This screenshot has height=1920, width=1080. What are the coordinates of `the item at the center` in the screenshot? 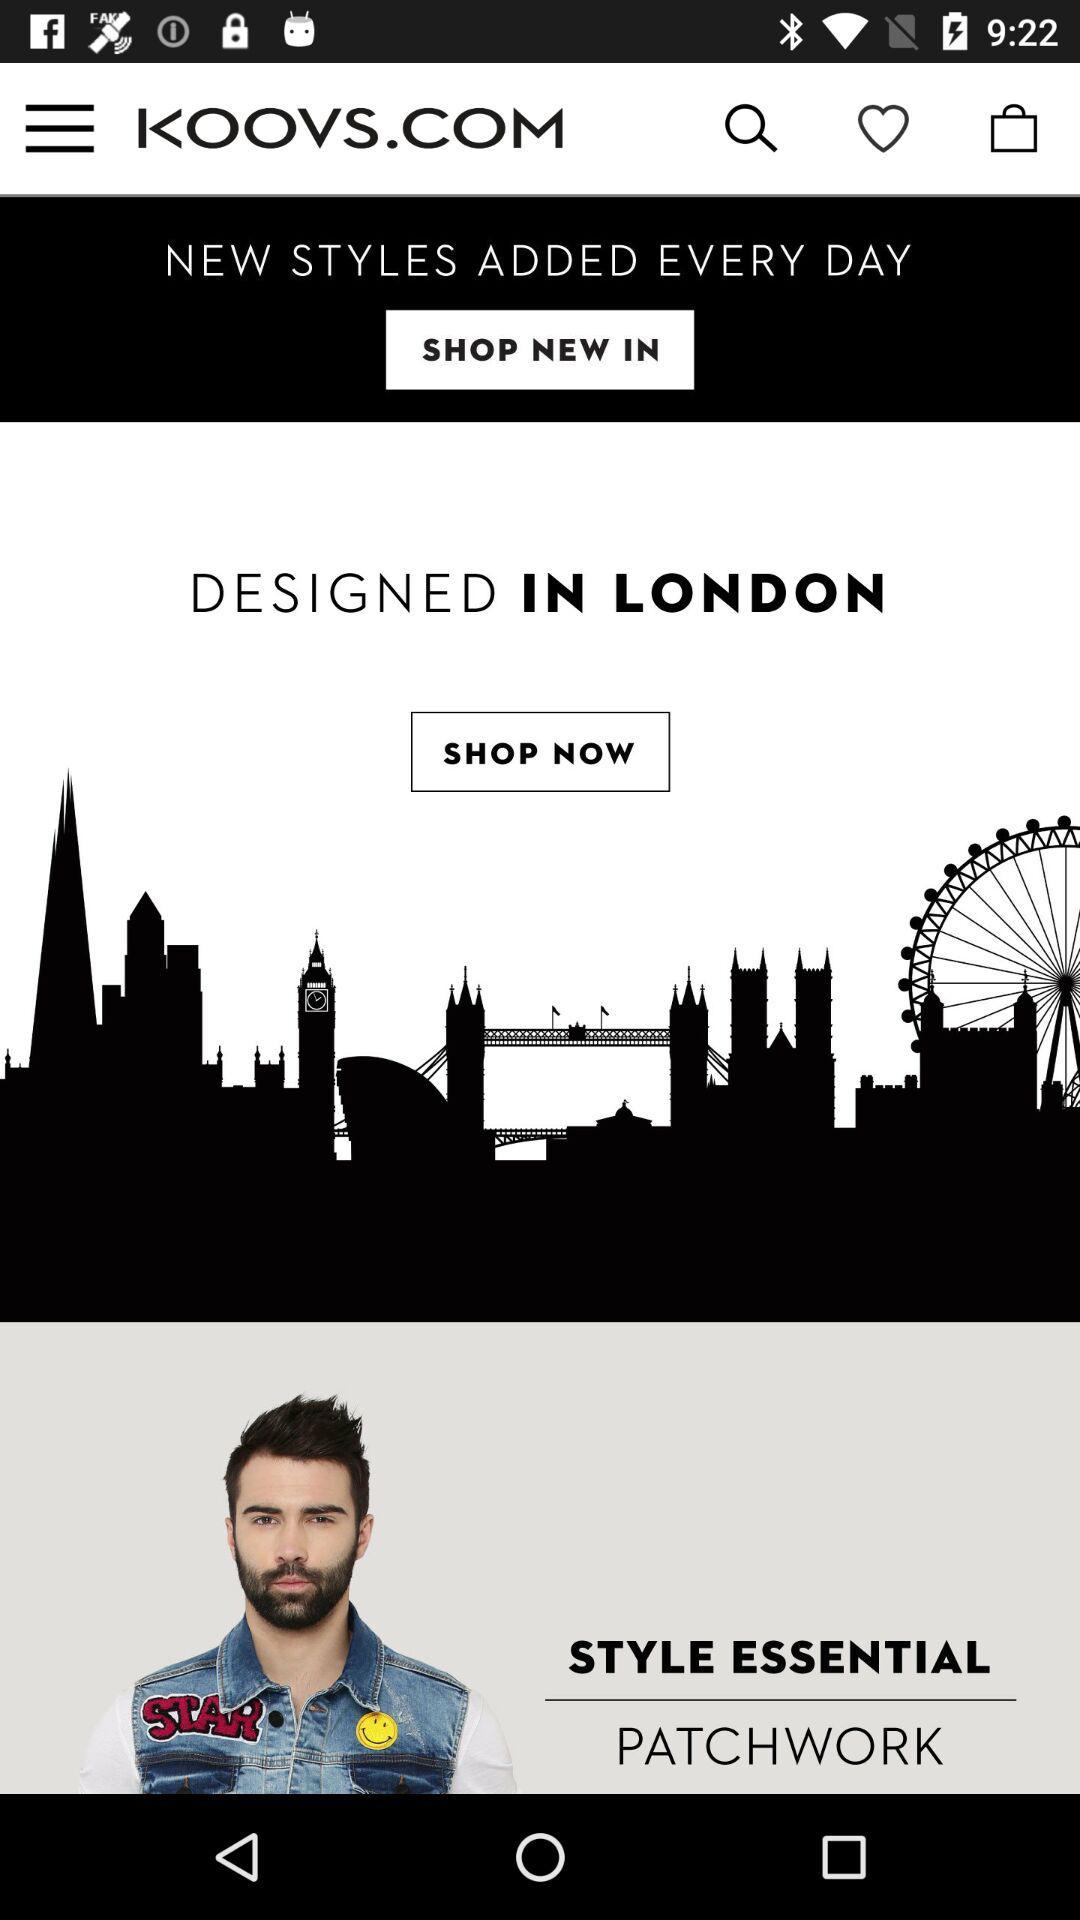 It's located at (540, 872).